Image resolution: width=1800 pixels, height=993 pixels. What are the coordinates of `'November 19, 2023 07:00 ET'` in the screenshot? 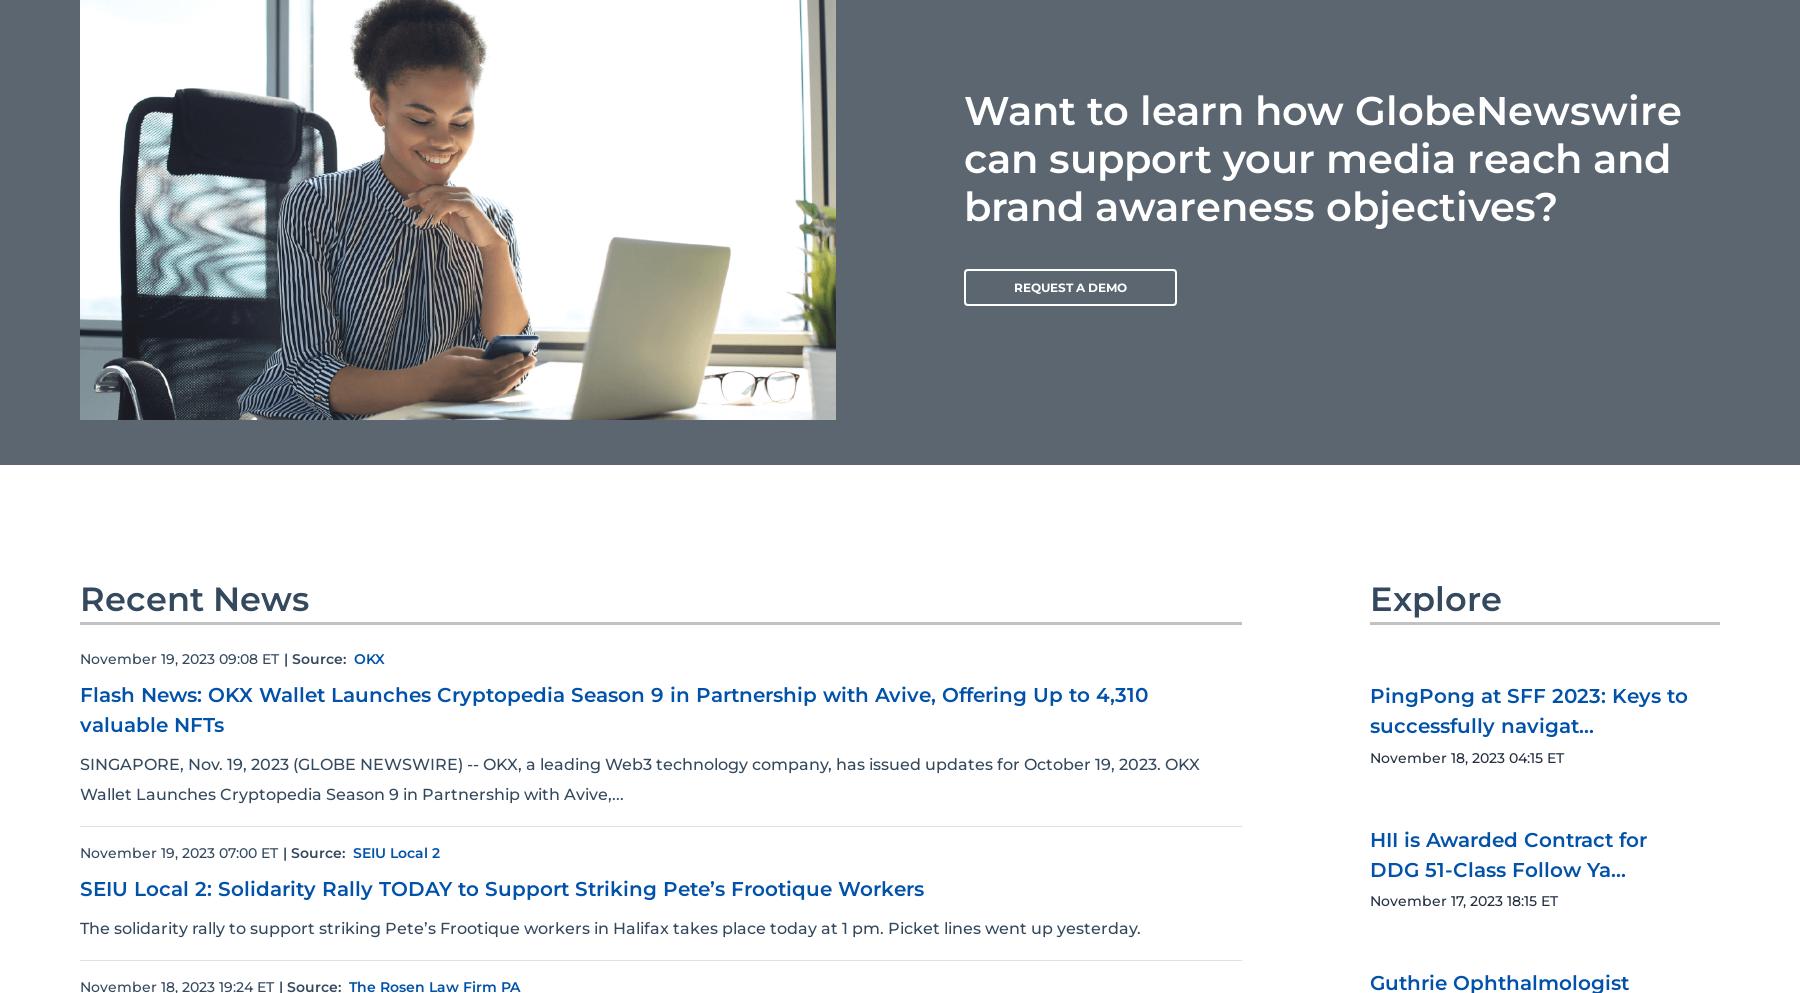 It's located at (178, 851).